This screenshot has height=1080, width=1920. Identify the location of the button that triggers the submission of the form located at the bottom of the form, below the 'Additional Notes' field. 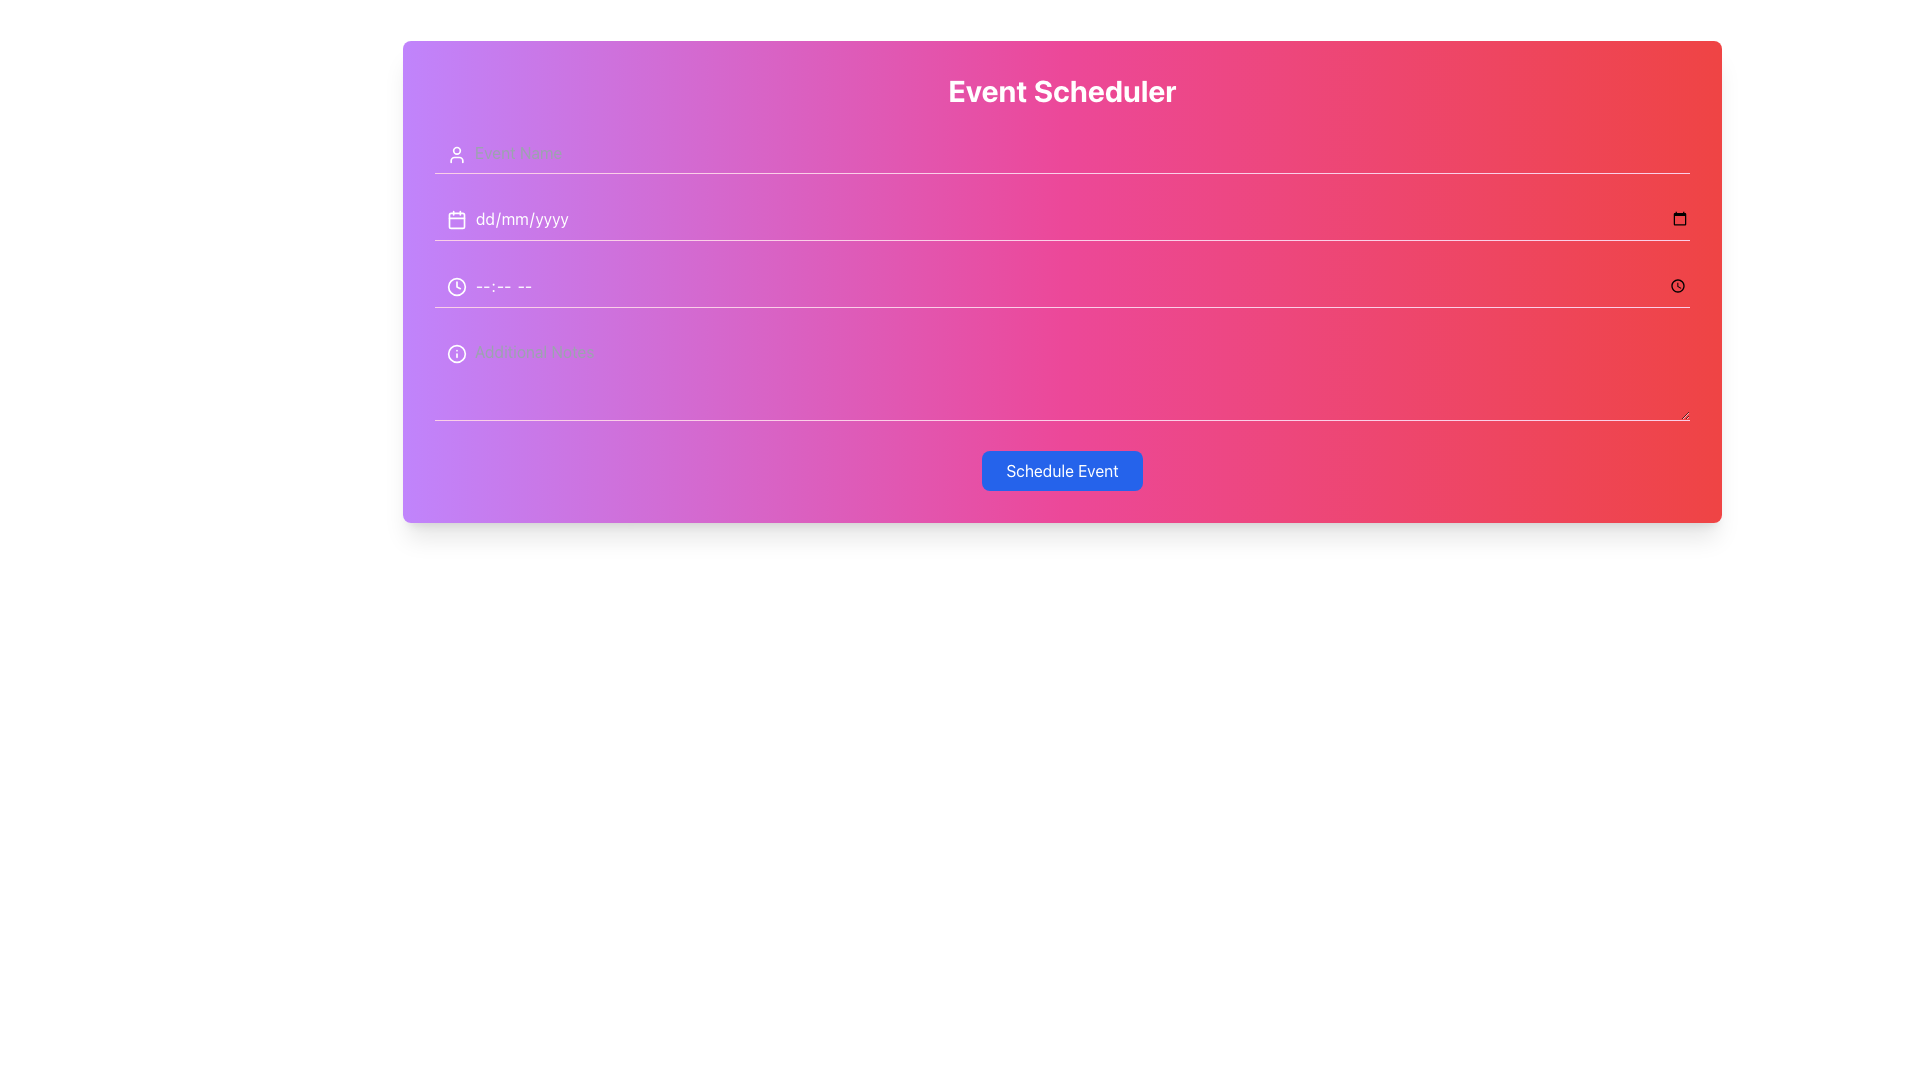
(1061, 470).